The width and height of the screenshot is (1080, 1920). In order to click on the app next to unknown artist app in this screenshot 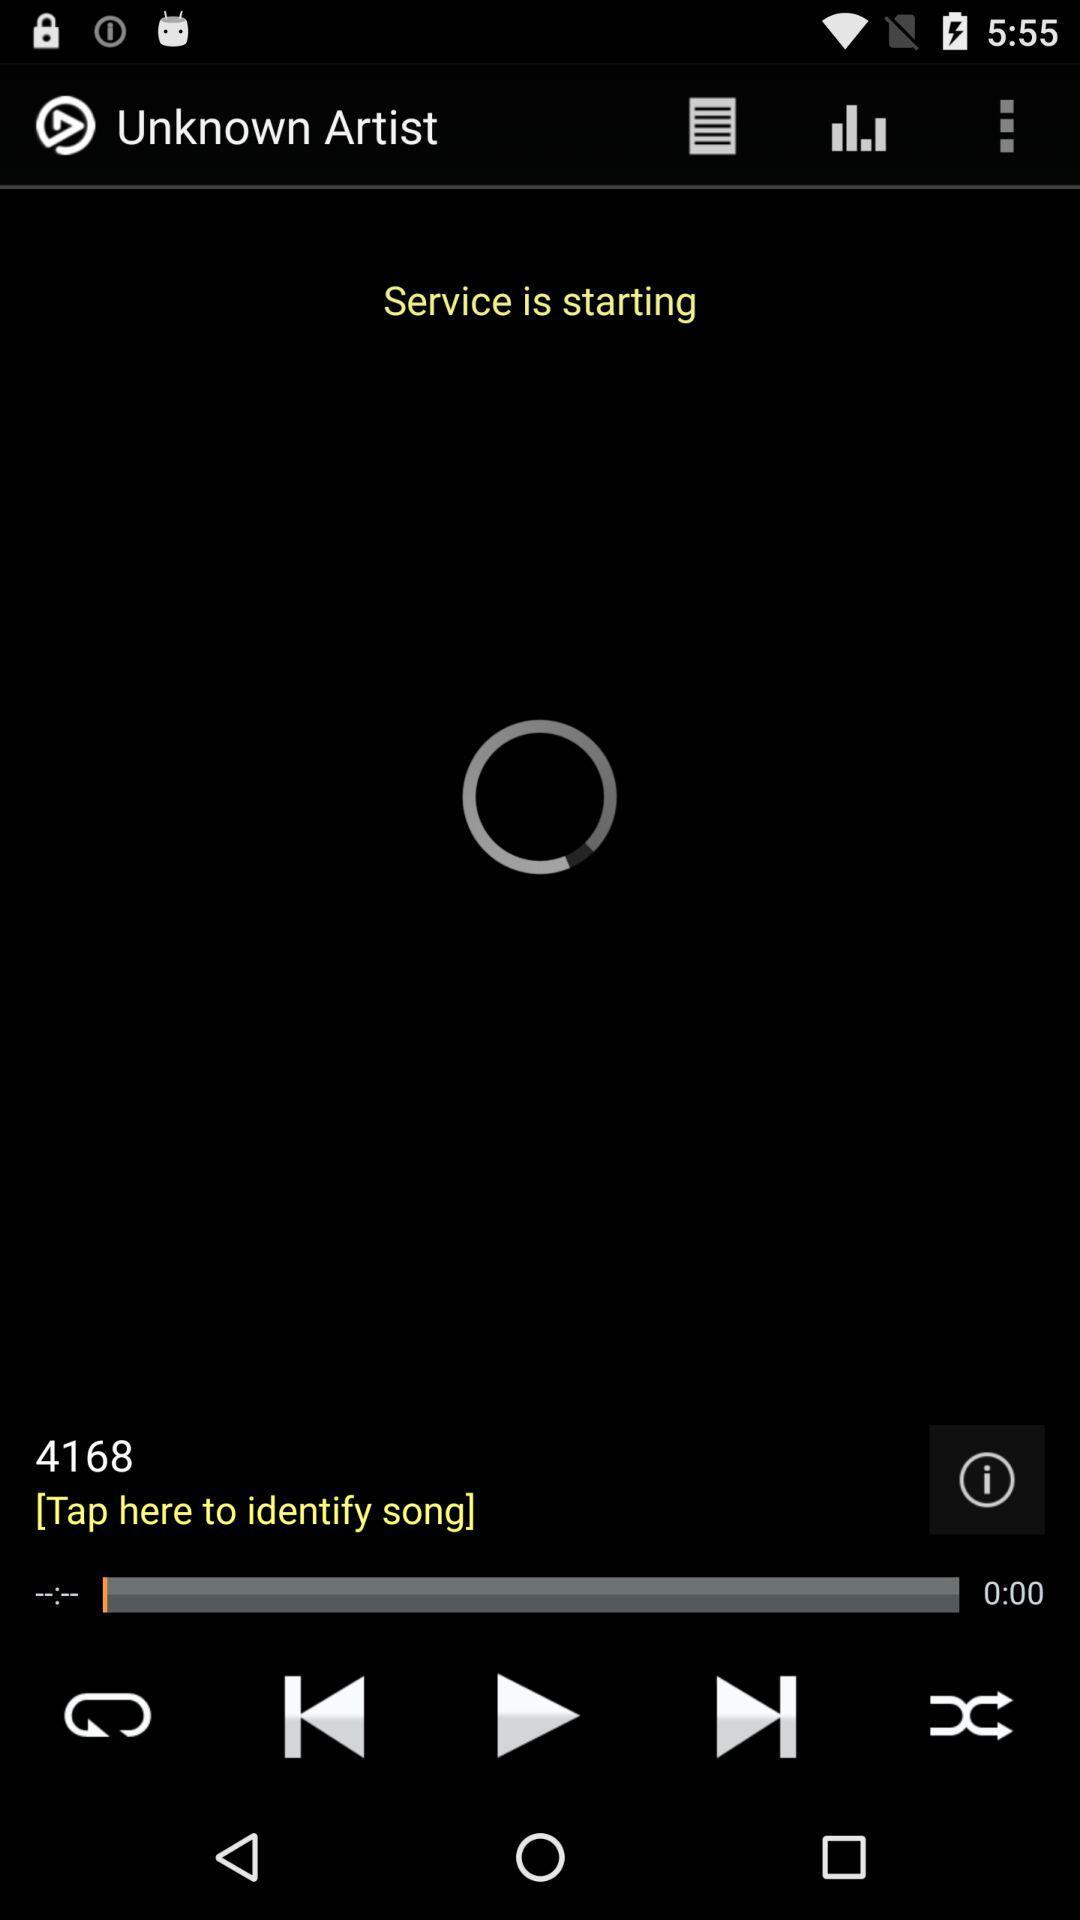, I will do `click(711, 124)`.